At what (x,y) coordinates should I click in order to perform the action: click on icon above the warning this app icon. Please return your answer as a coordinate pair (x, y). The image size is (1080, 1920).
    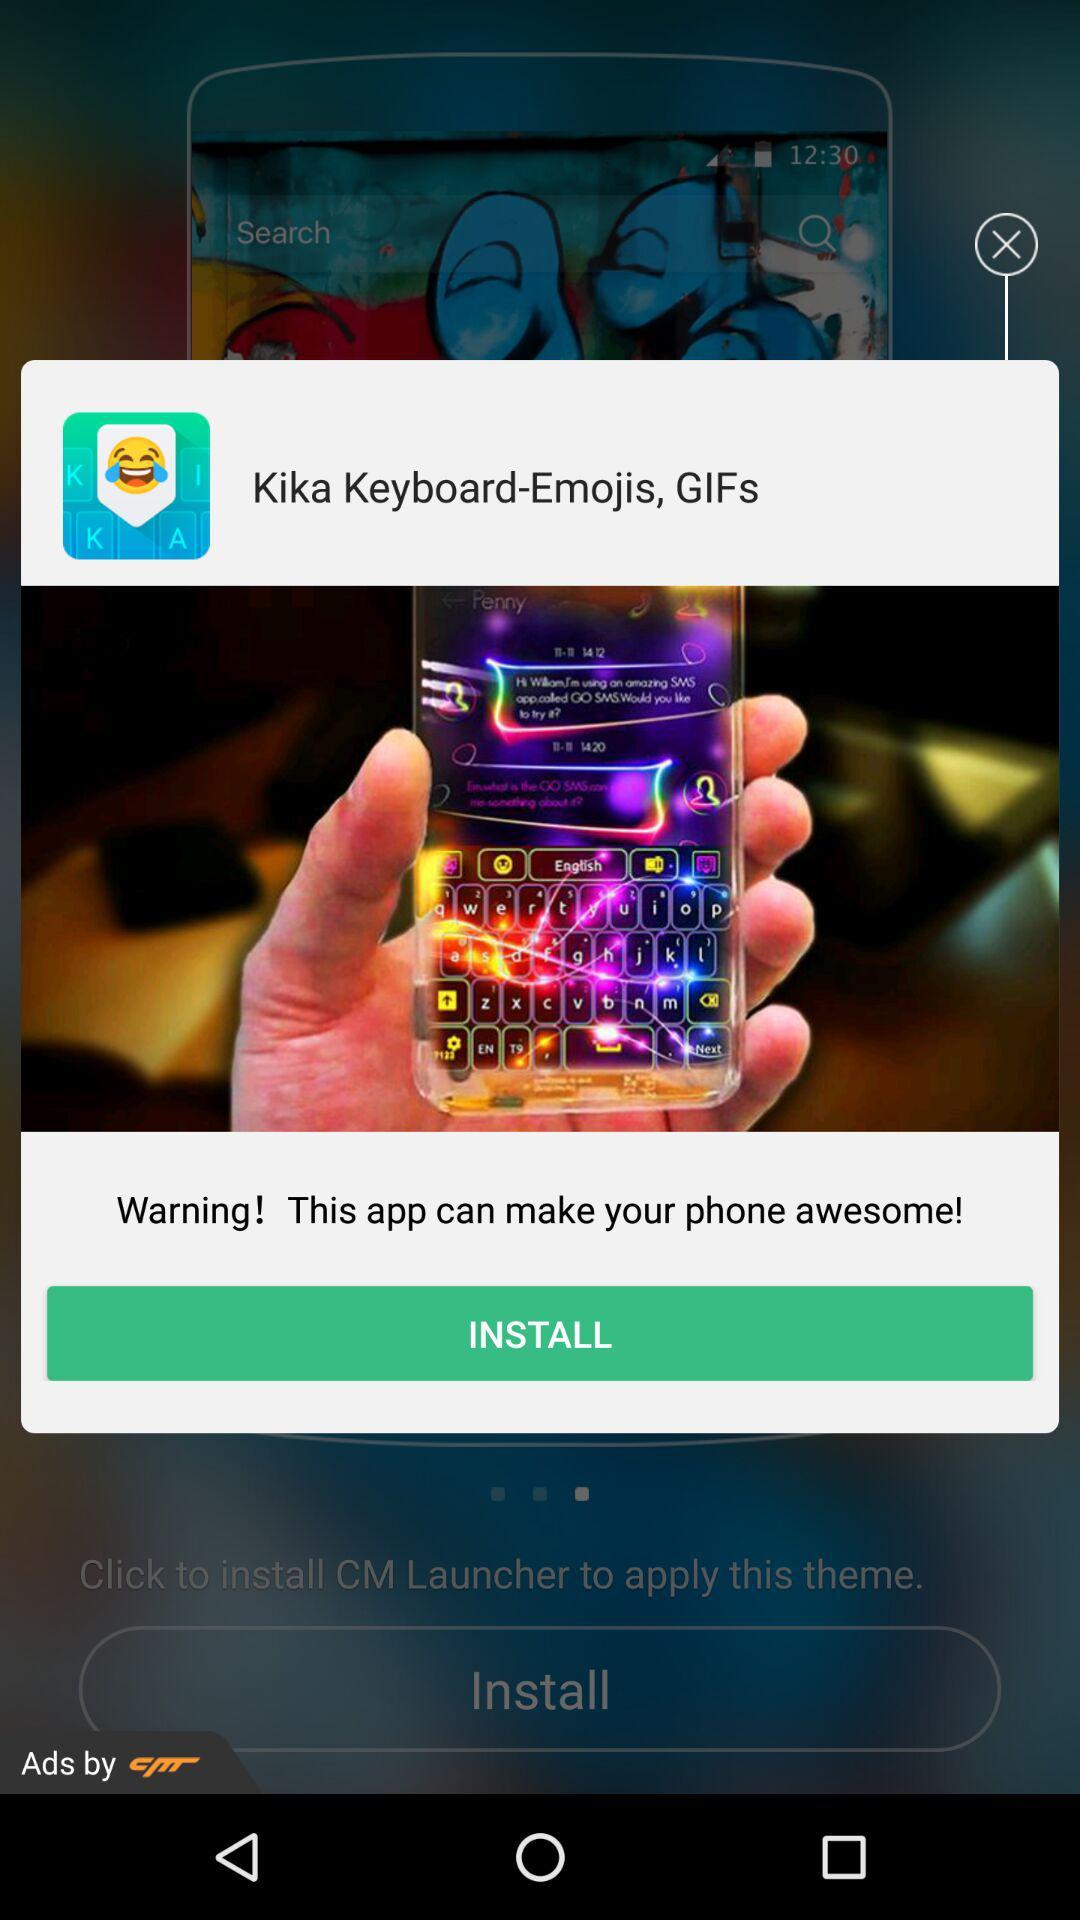
    Looking at the image, I should click on (540, 858).